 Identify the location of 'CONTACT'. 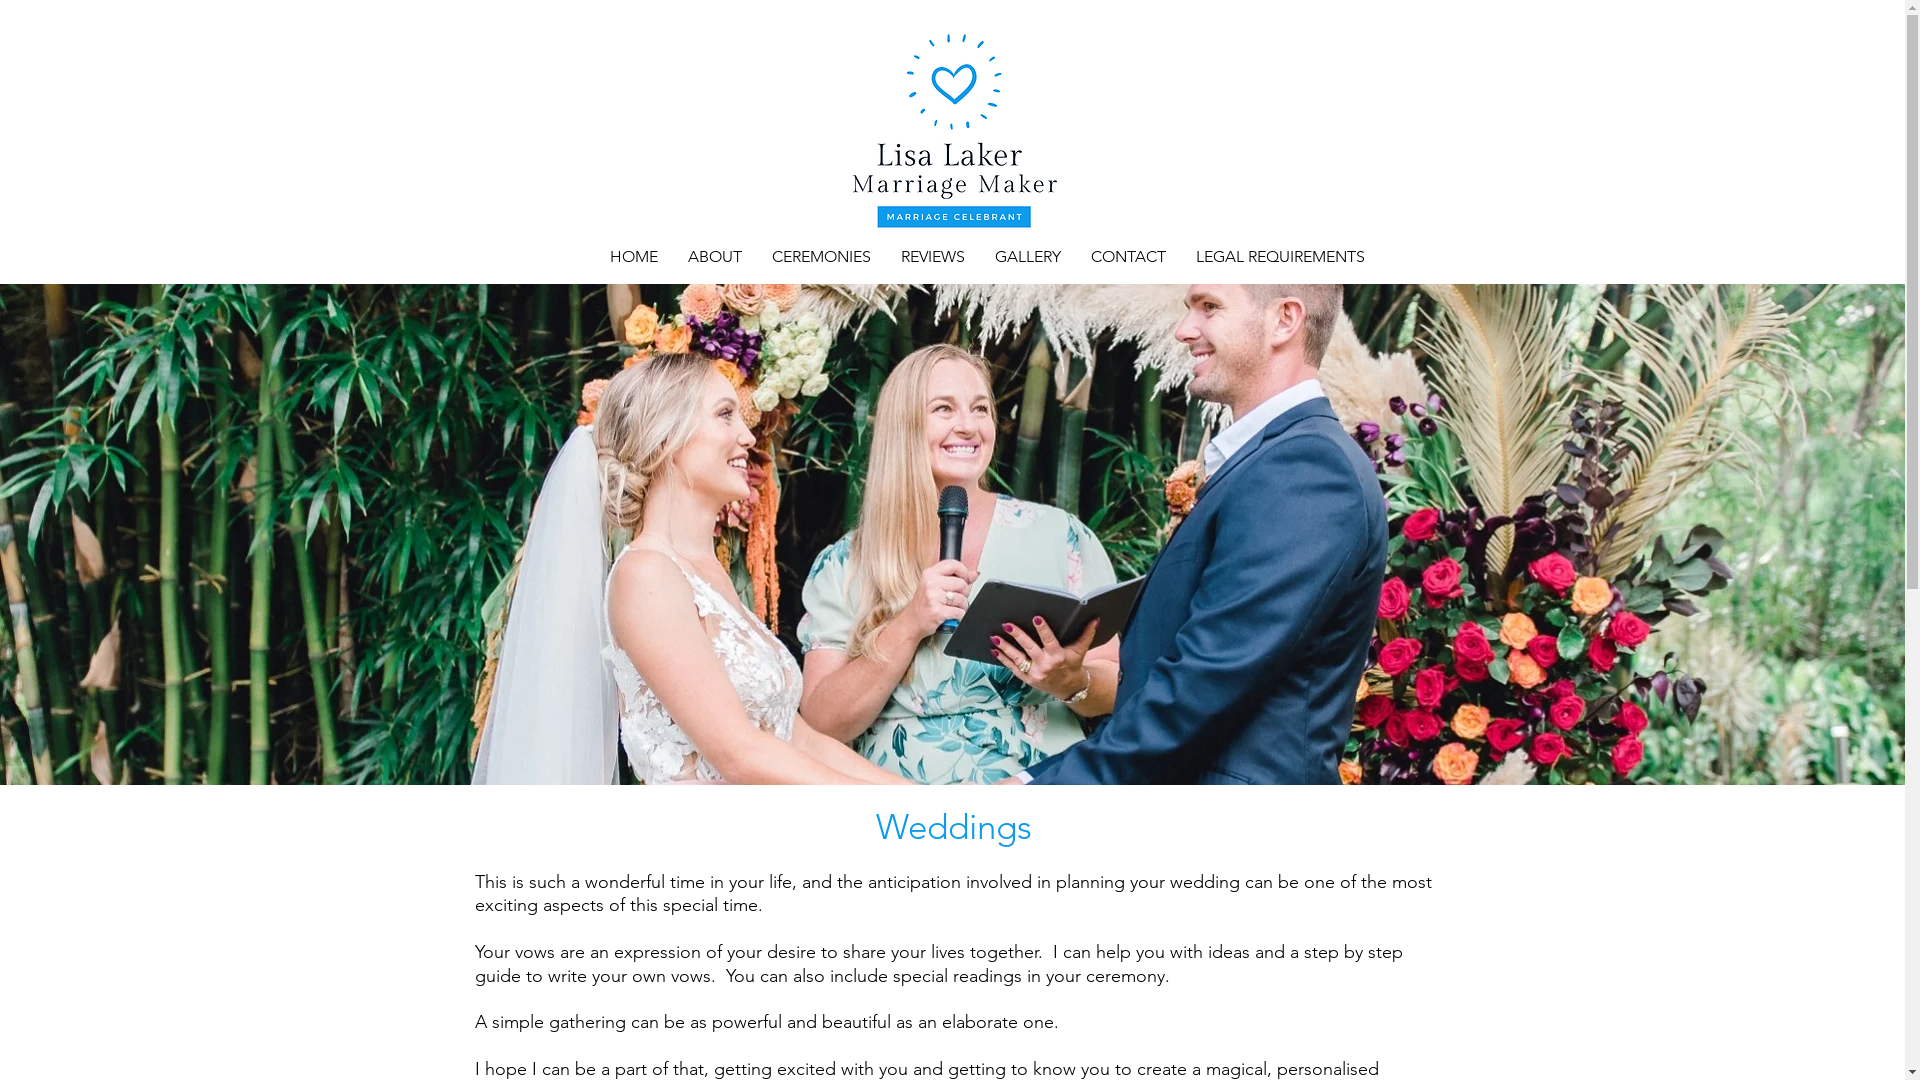
(1074, 256).